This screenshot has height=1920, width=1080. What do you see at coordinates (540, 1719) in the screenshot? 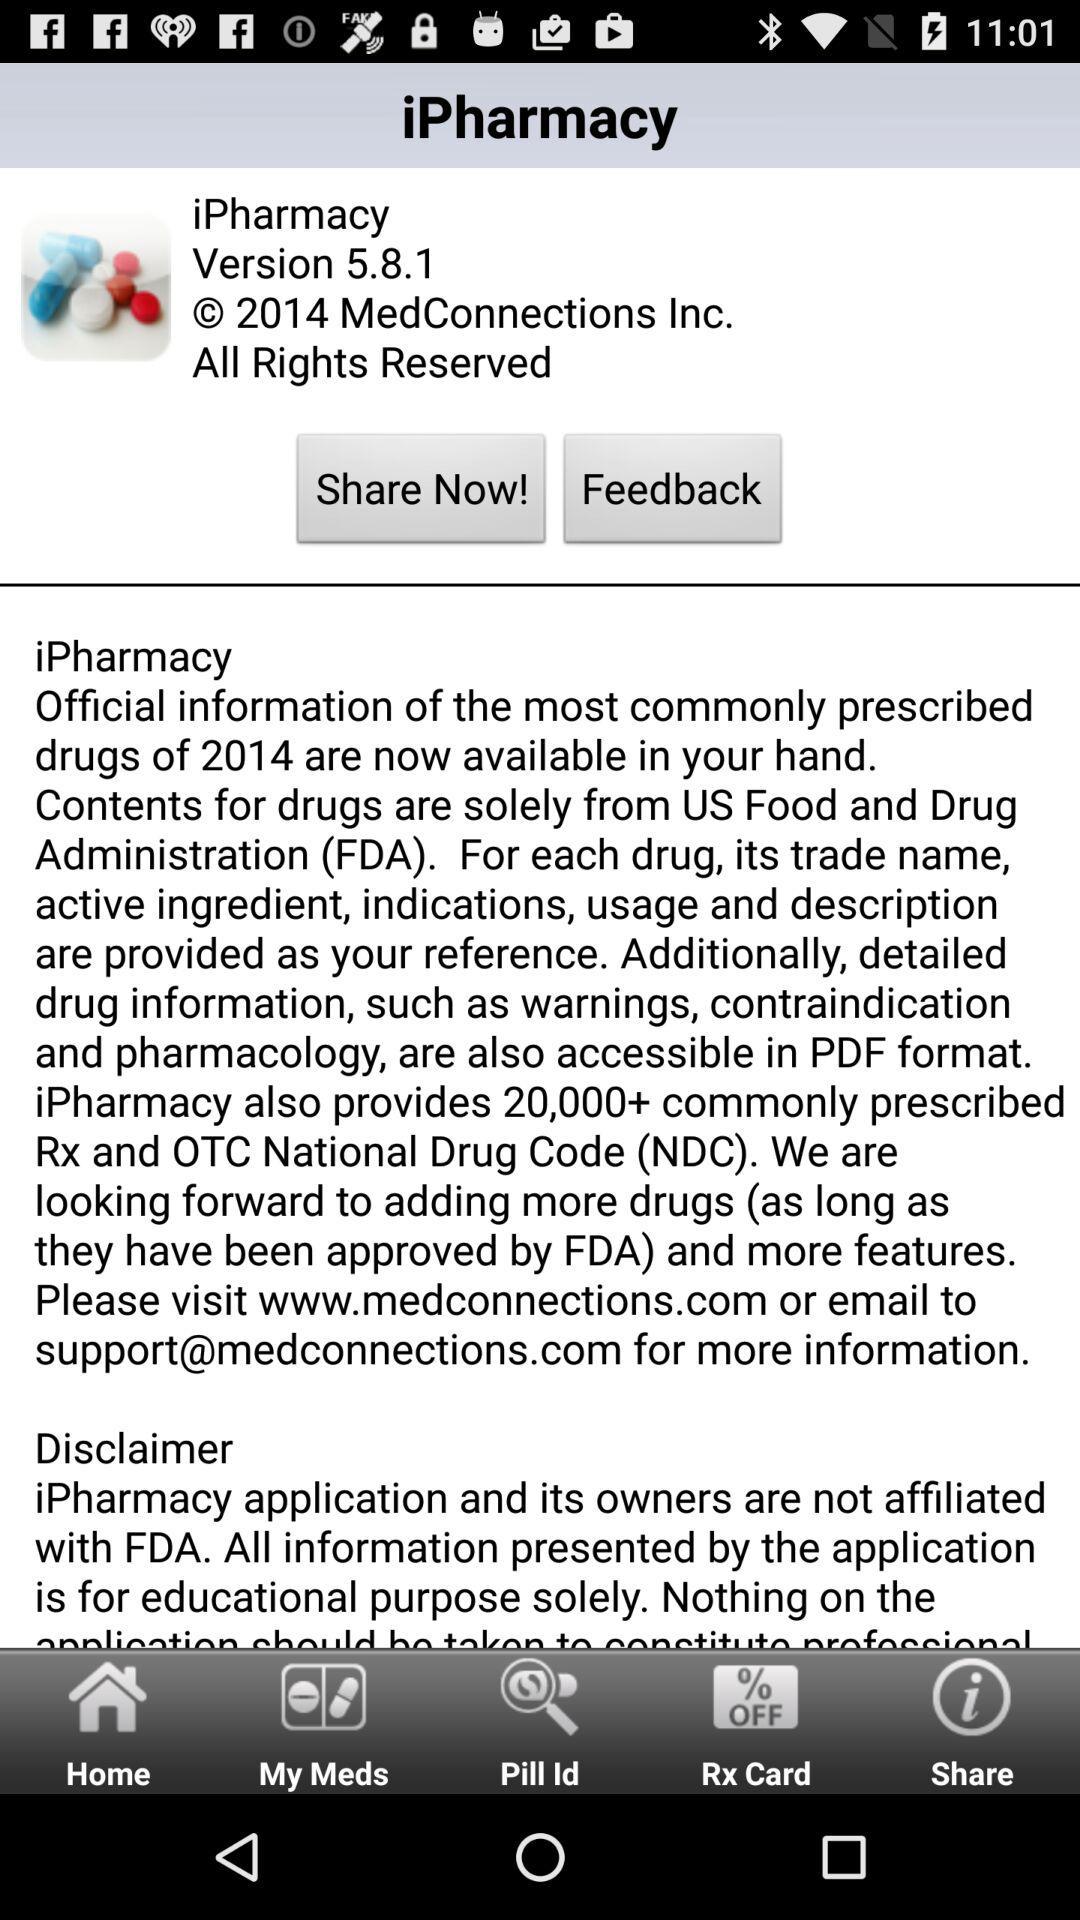
I see `the icon to the left of the rx card icon` at bounding box center [540, 1719].